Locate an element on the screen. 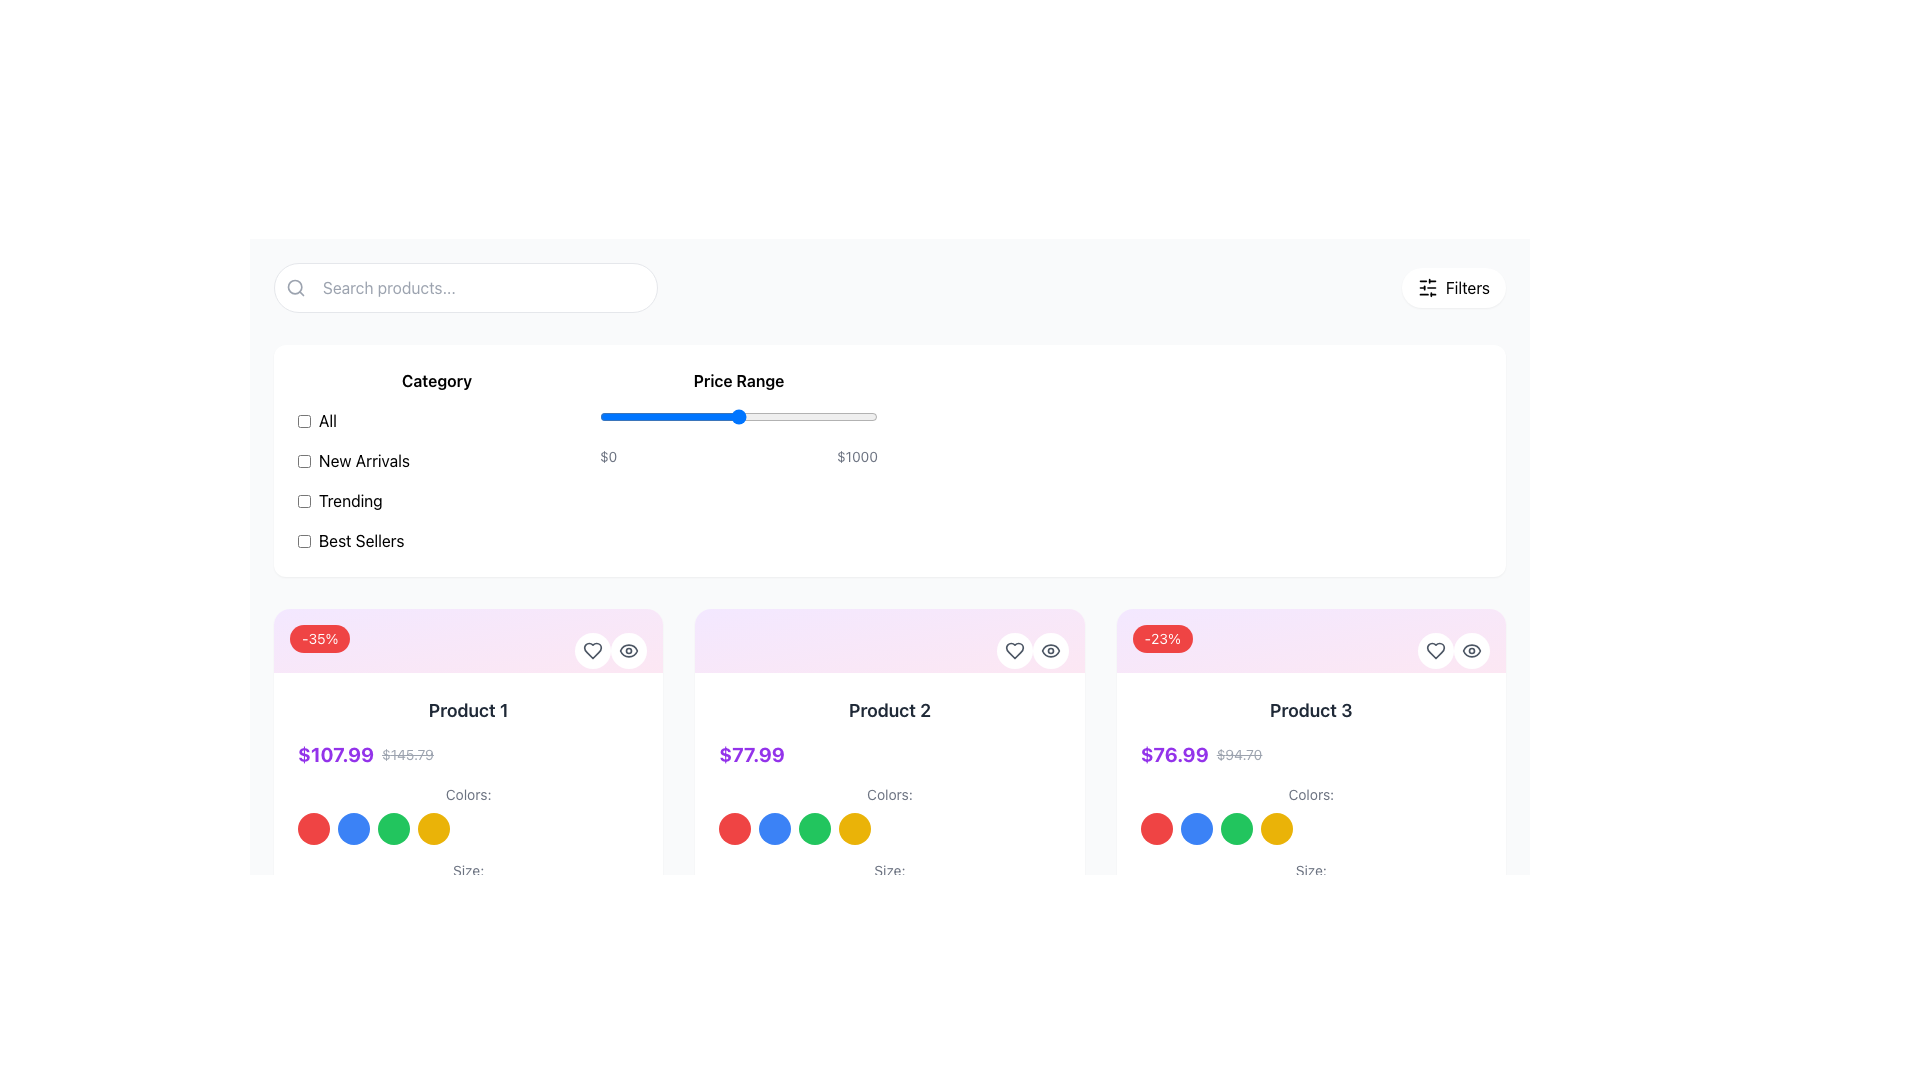 The height and width of the screenshot is (1080, 1920). the heart icon located at the top right corner of the card for 'Product 3' to mark the product as favorite is located at coordinates (1434, 651).